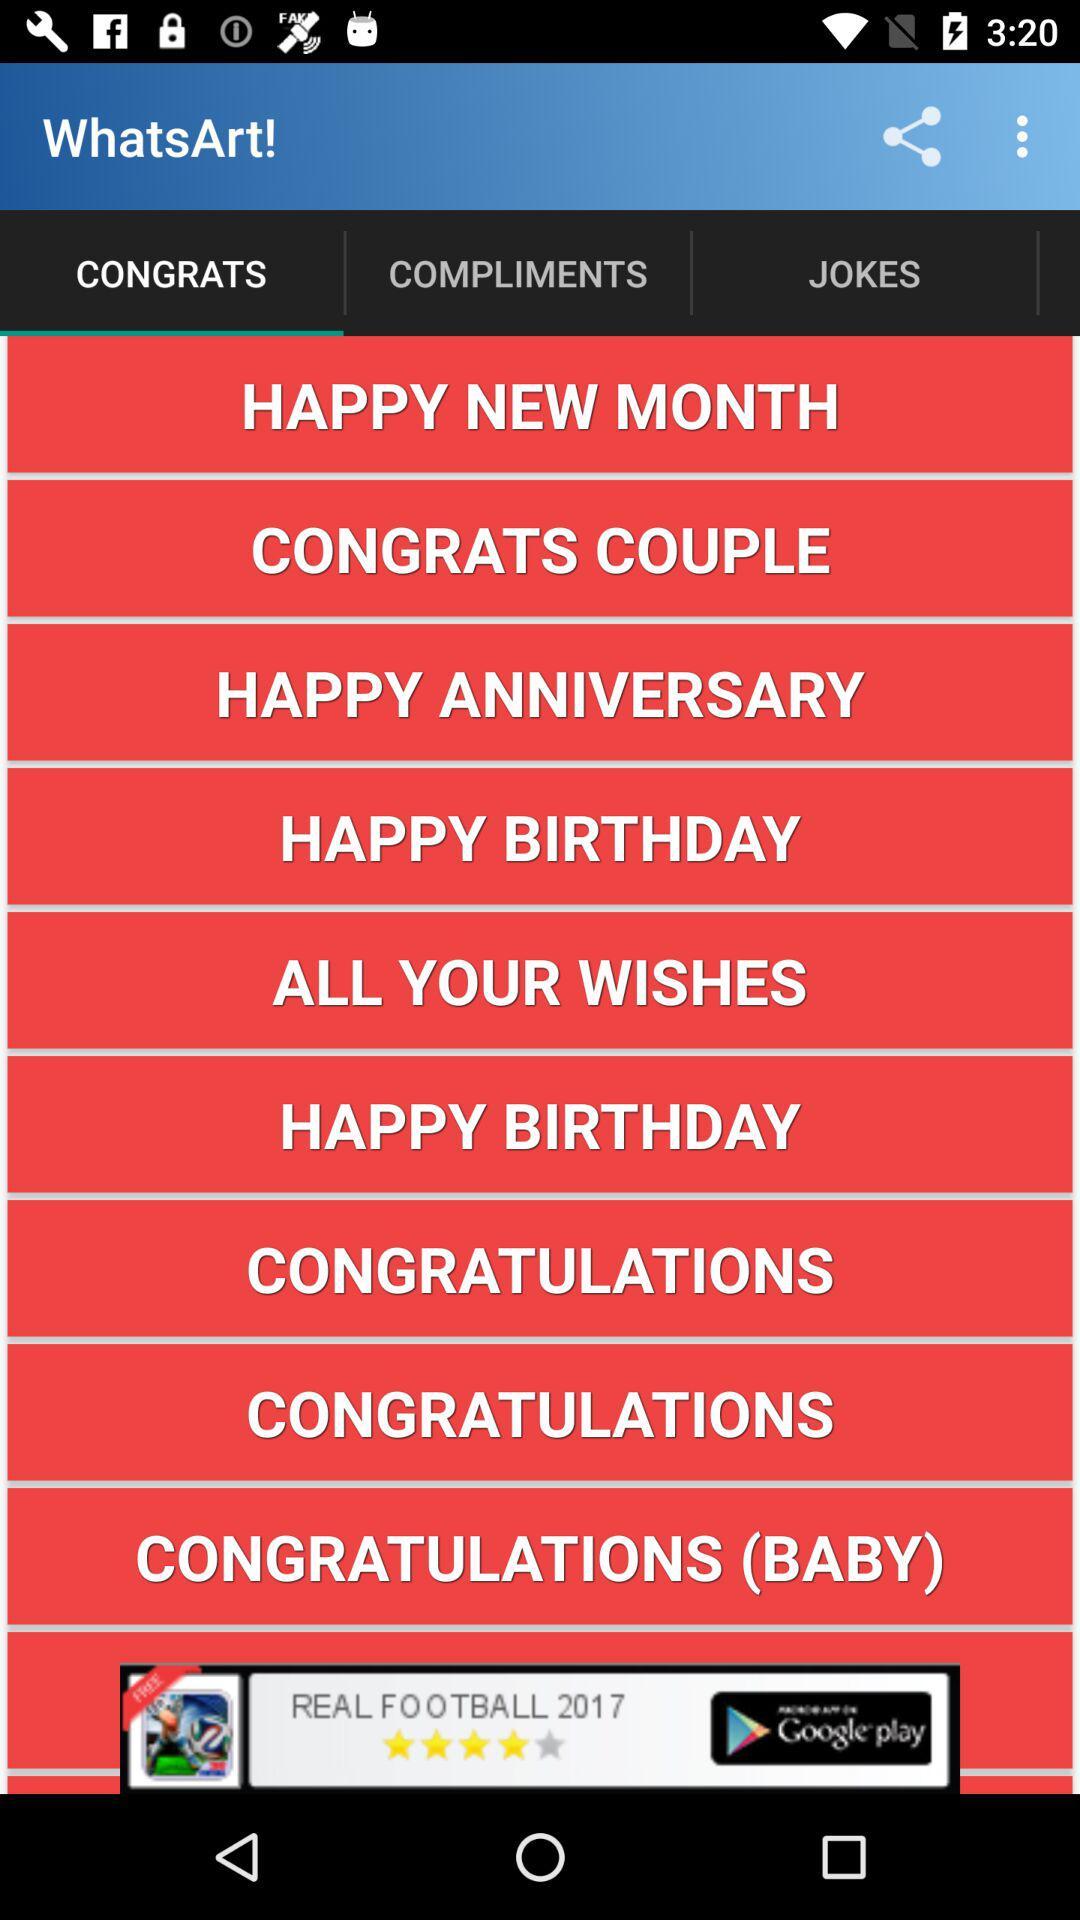 This screenshot has height=1920, width=1080. What do you see at coordinates (540, 692) in the screenshot?
I see `happy anniversary above happy birthday` at bounding box center [540, 692].